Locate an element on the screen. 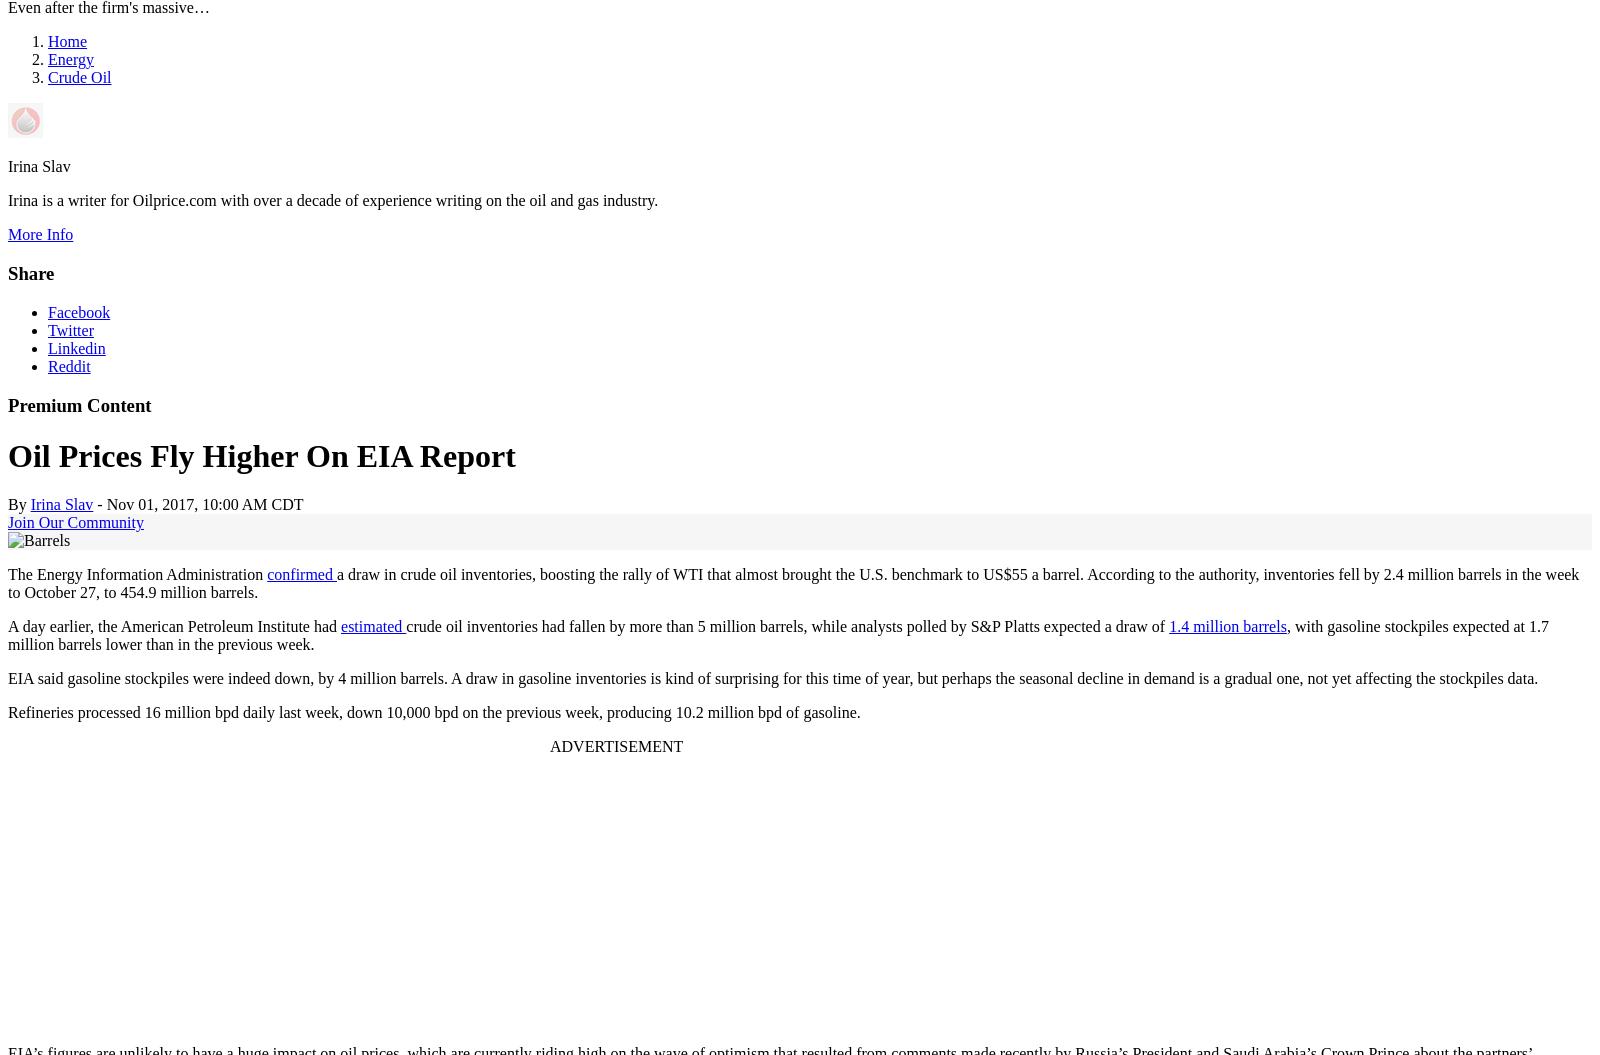 The image size is (1600, 1055). 'estimated' is located at coordinates (373, 626).